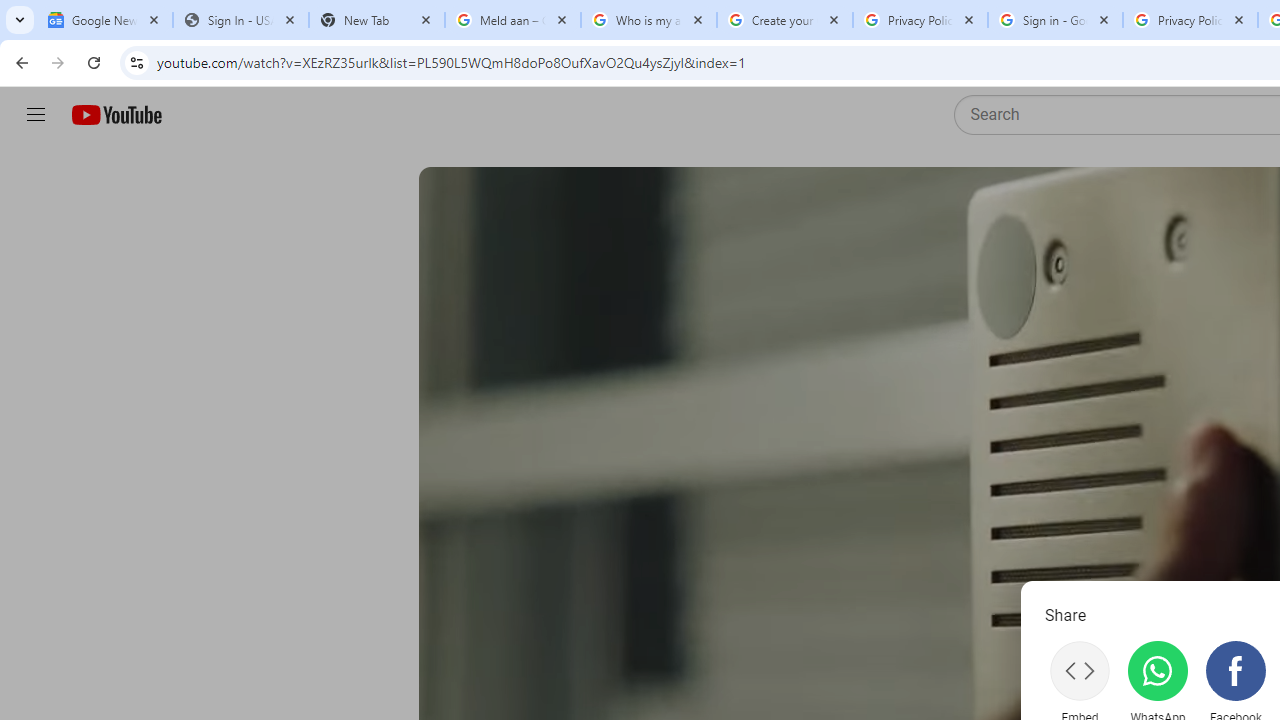 The height and width of the screenshot is (720, 1280). What do you see at coordinates (240, 20) in the screenshot?
I see `'Sign In - USA TODAY'` at bounding box center [240, 20].